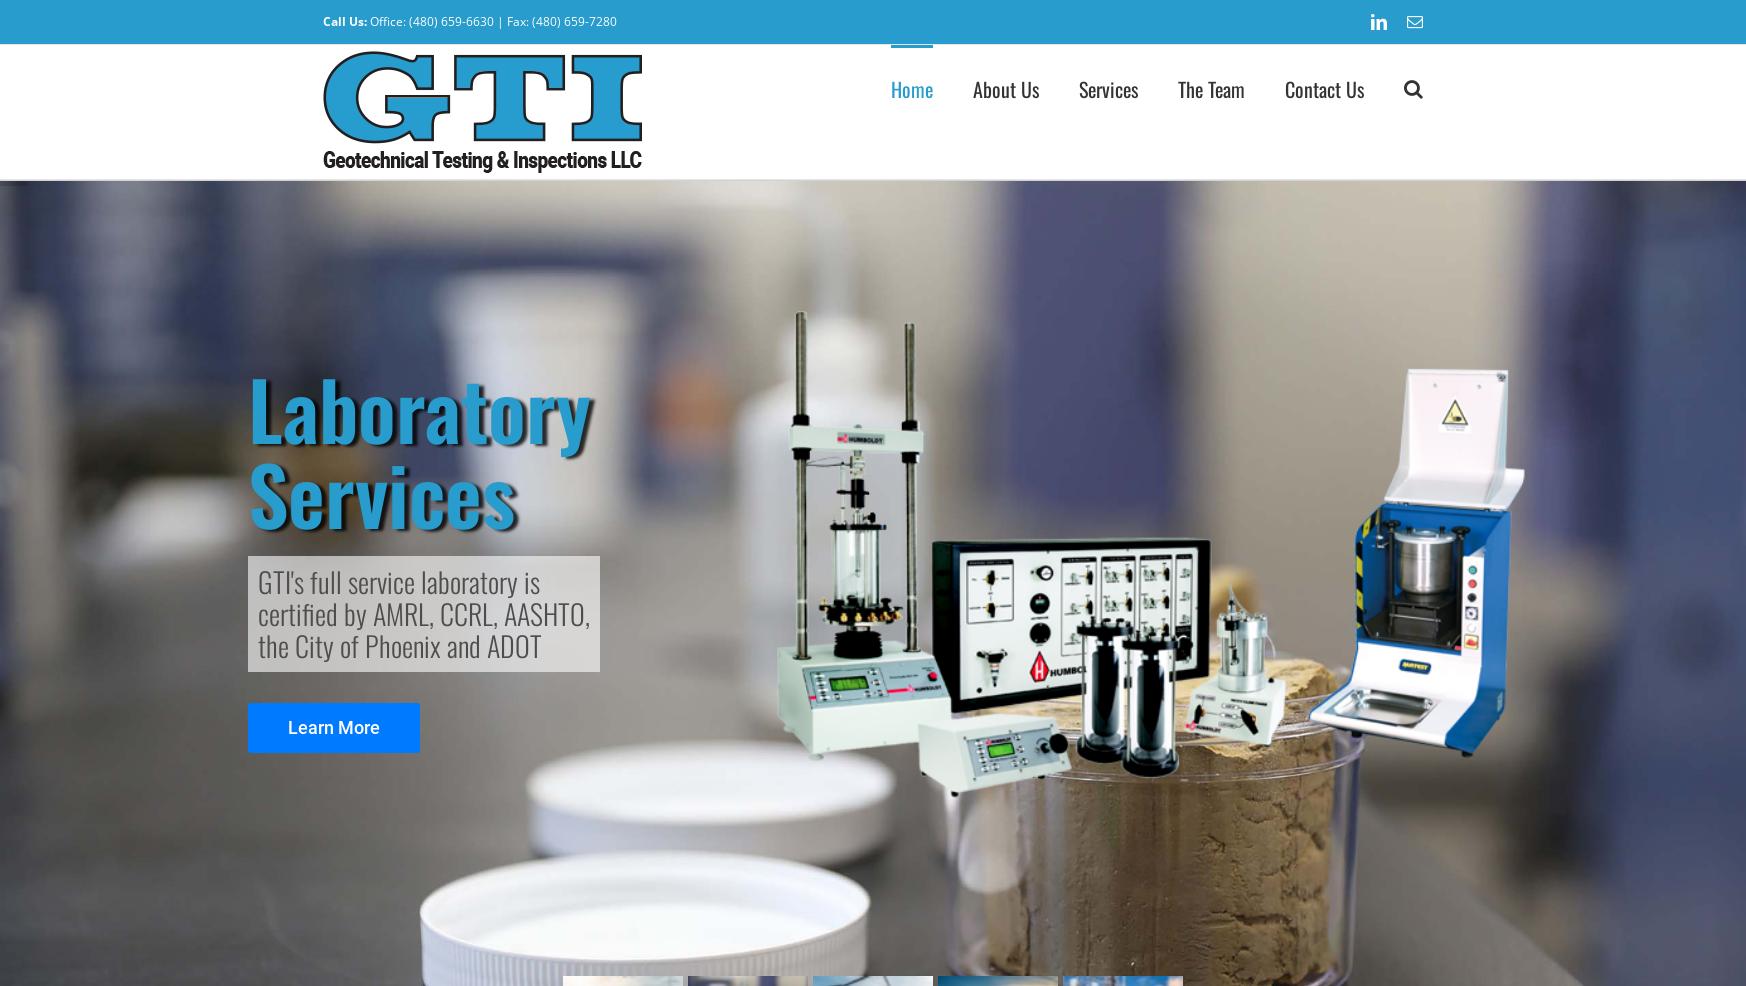 Image resolution: width=1746 pixels, height=986 pixels. I want to click on 'Telecommunication Towers', so click(1190, 317).